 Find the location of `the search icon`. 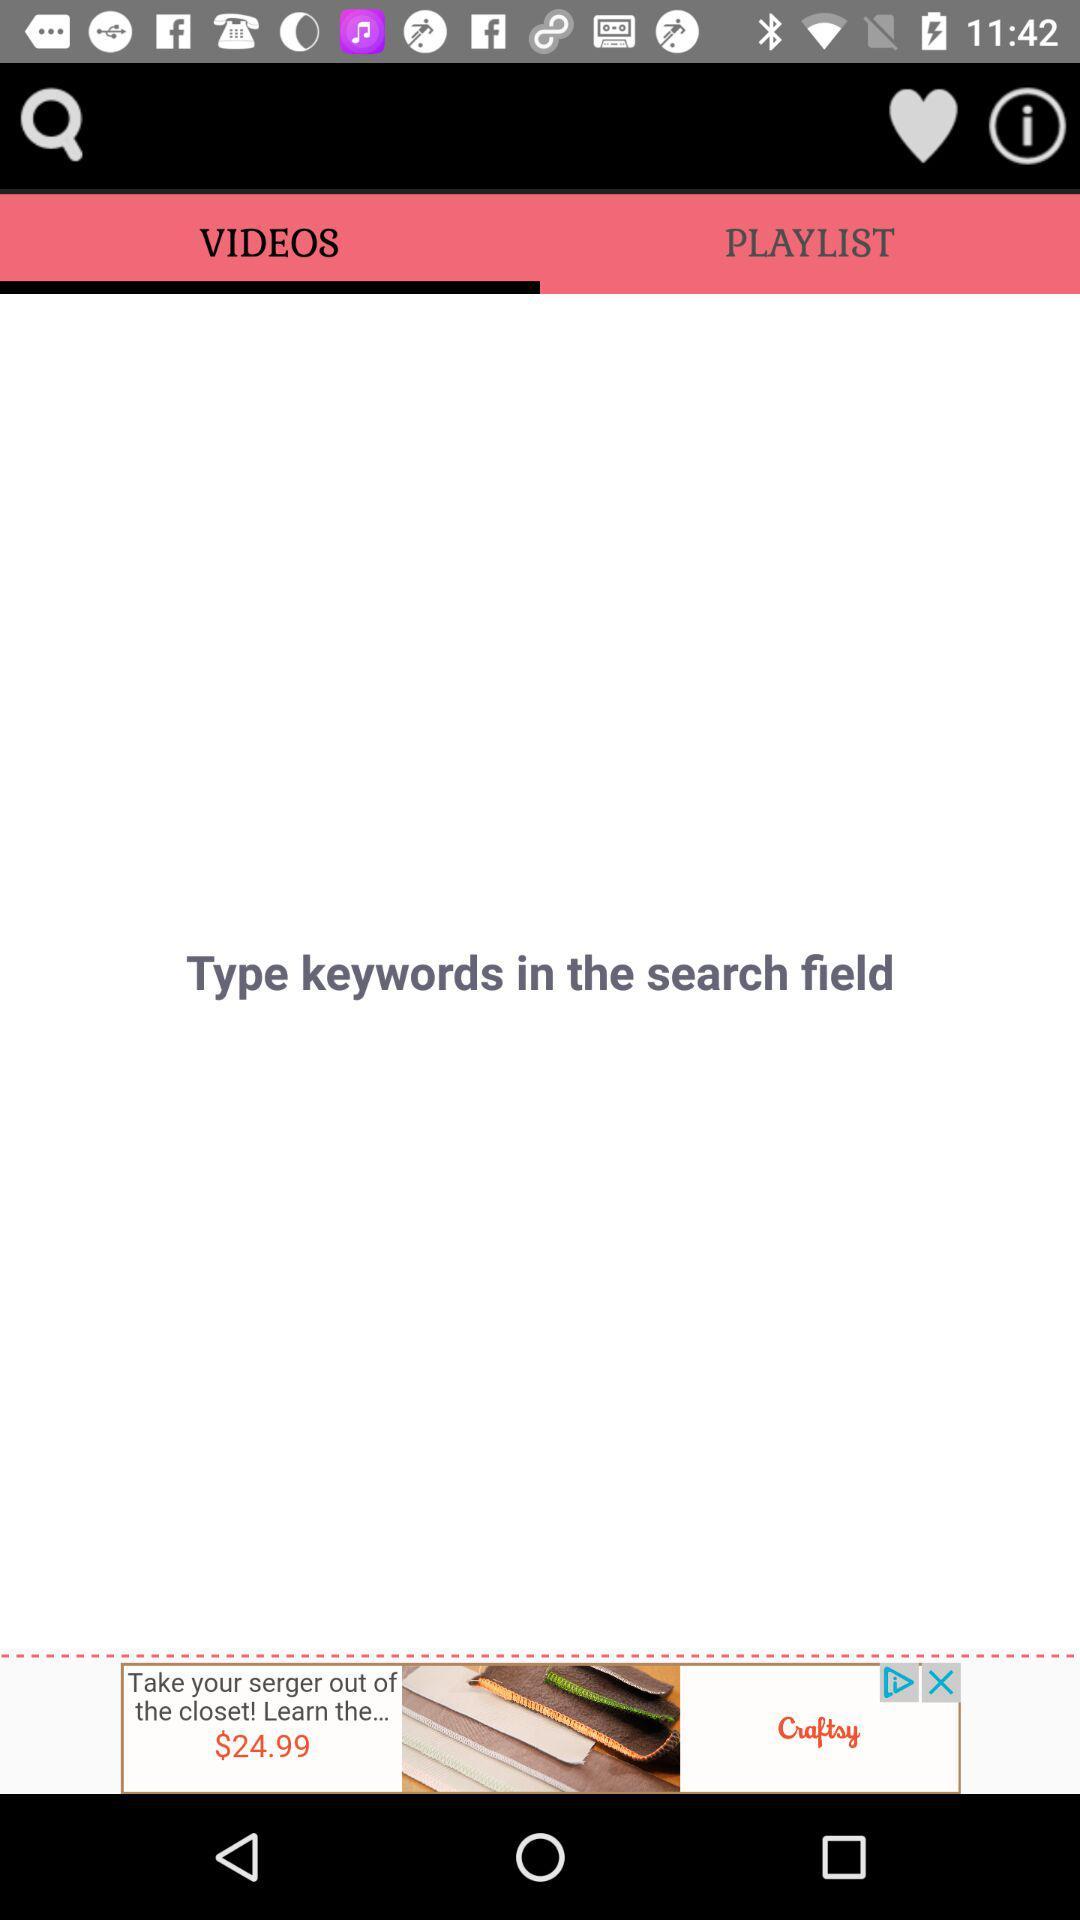

the search icon is located at coordinates (51, 124).